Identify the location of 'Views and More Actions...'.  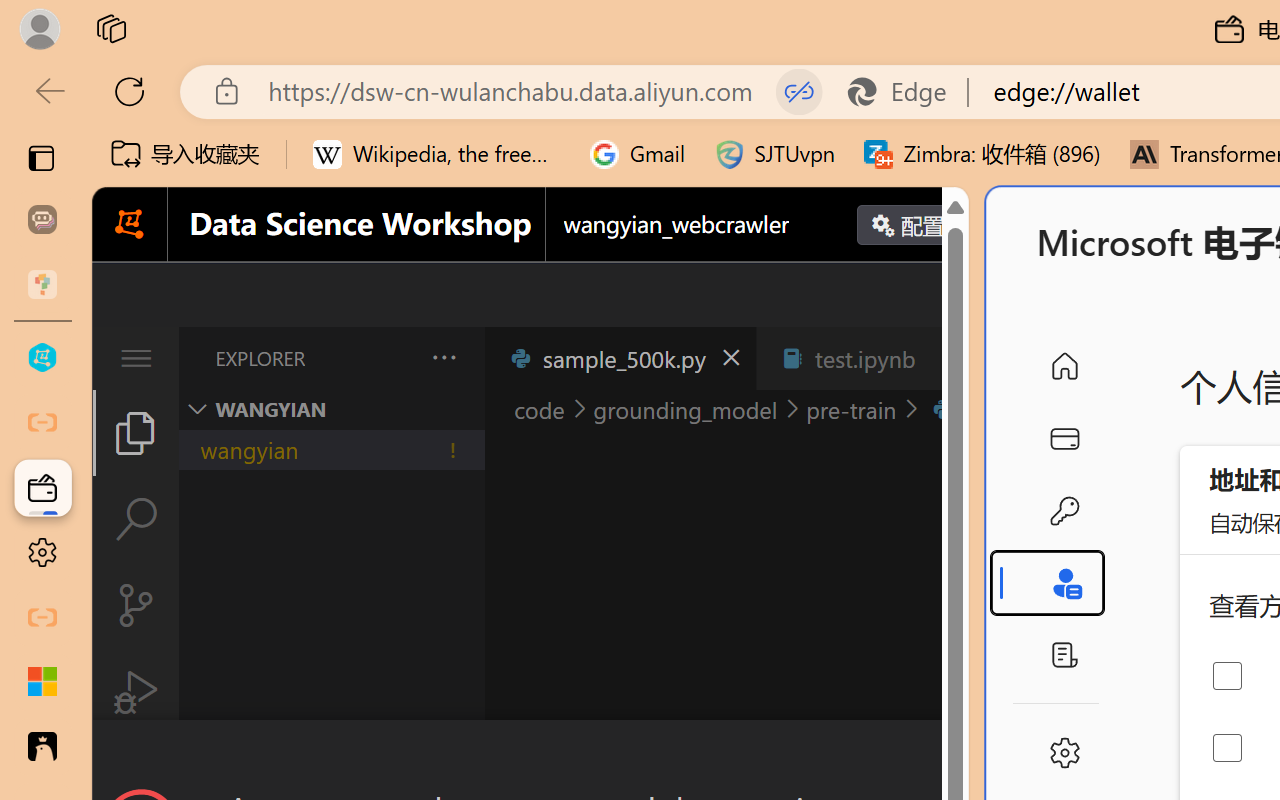
(441, 357).